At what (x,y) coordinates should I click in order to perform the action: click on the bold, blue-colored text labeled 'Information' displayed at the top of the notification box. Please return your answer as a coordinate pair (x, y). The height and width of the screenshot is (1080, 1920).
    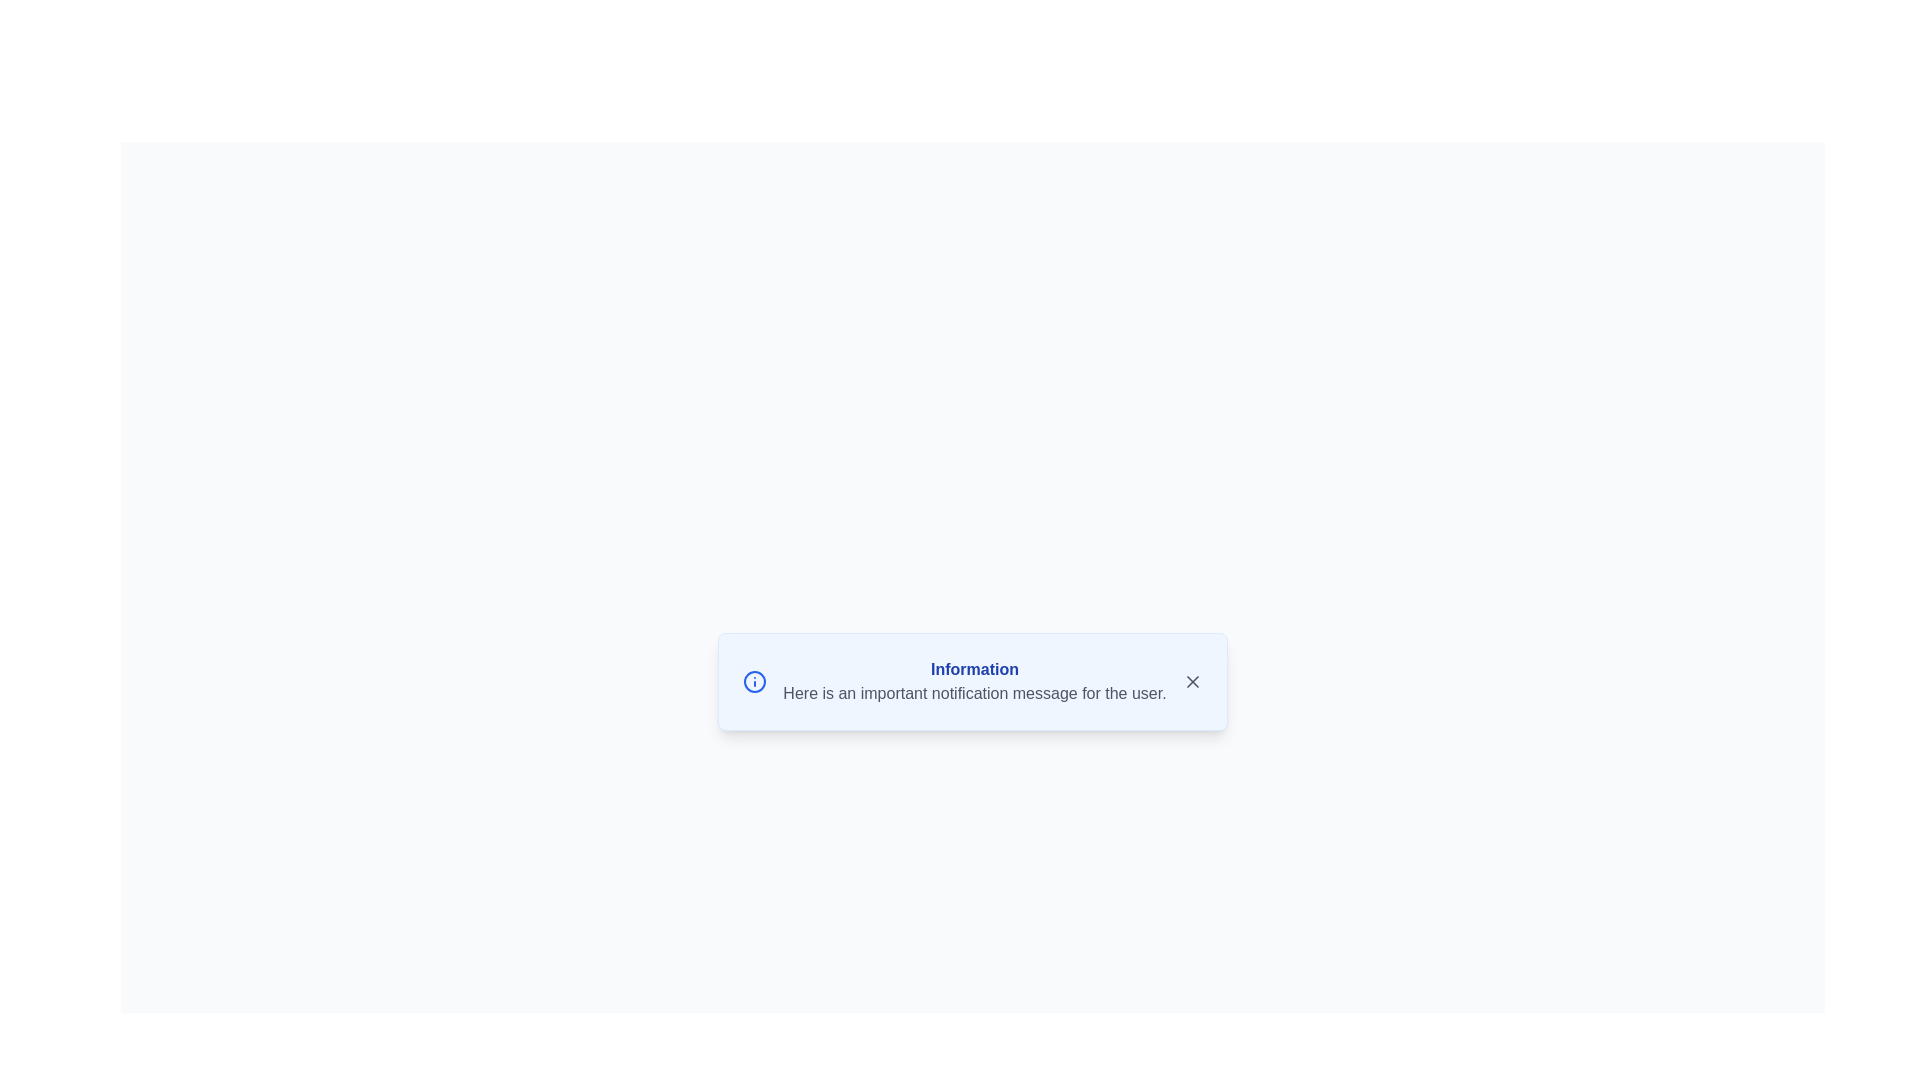
    Looking at the image, I should click on (974, 670).